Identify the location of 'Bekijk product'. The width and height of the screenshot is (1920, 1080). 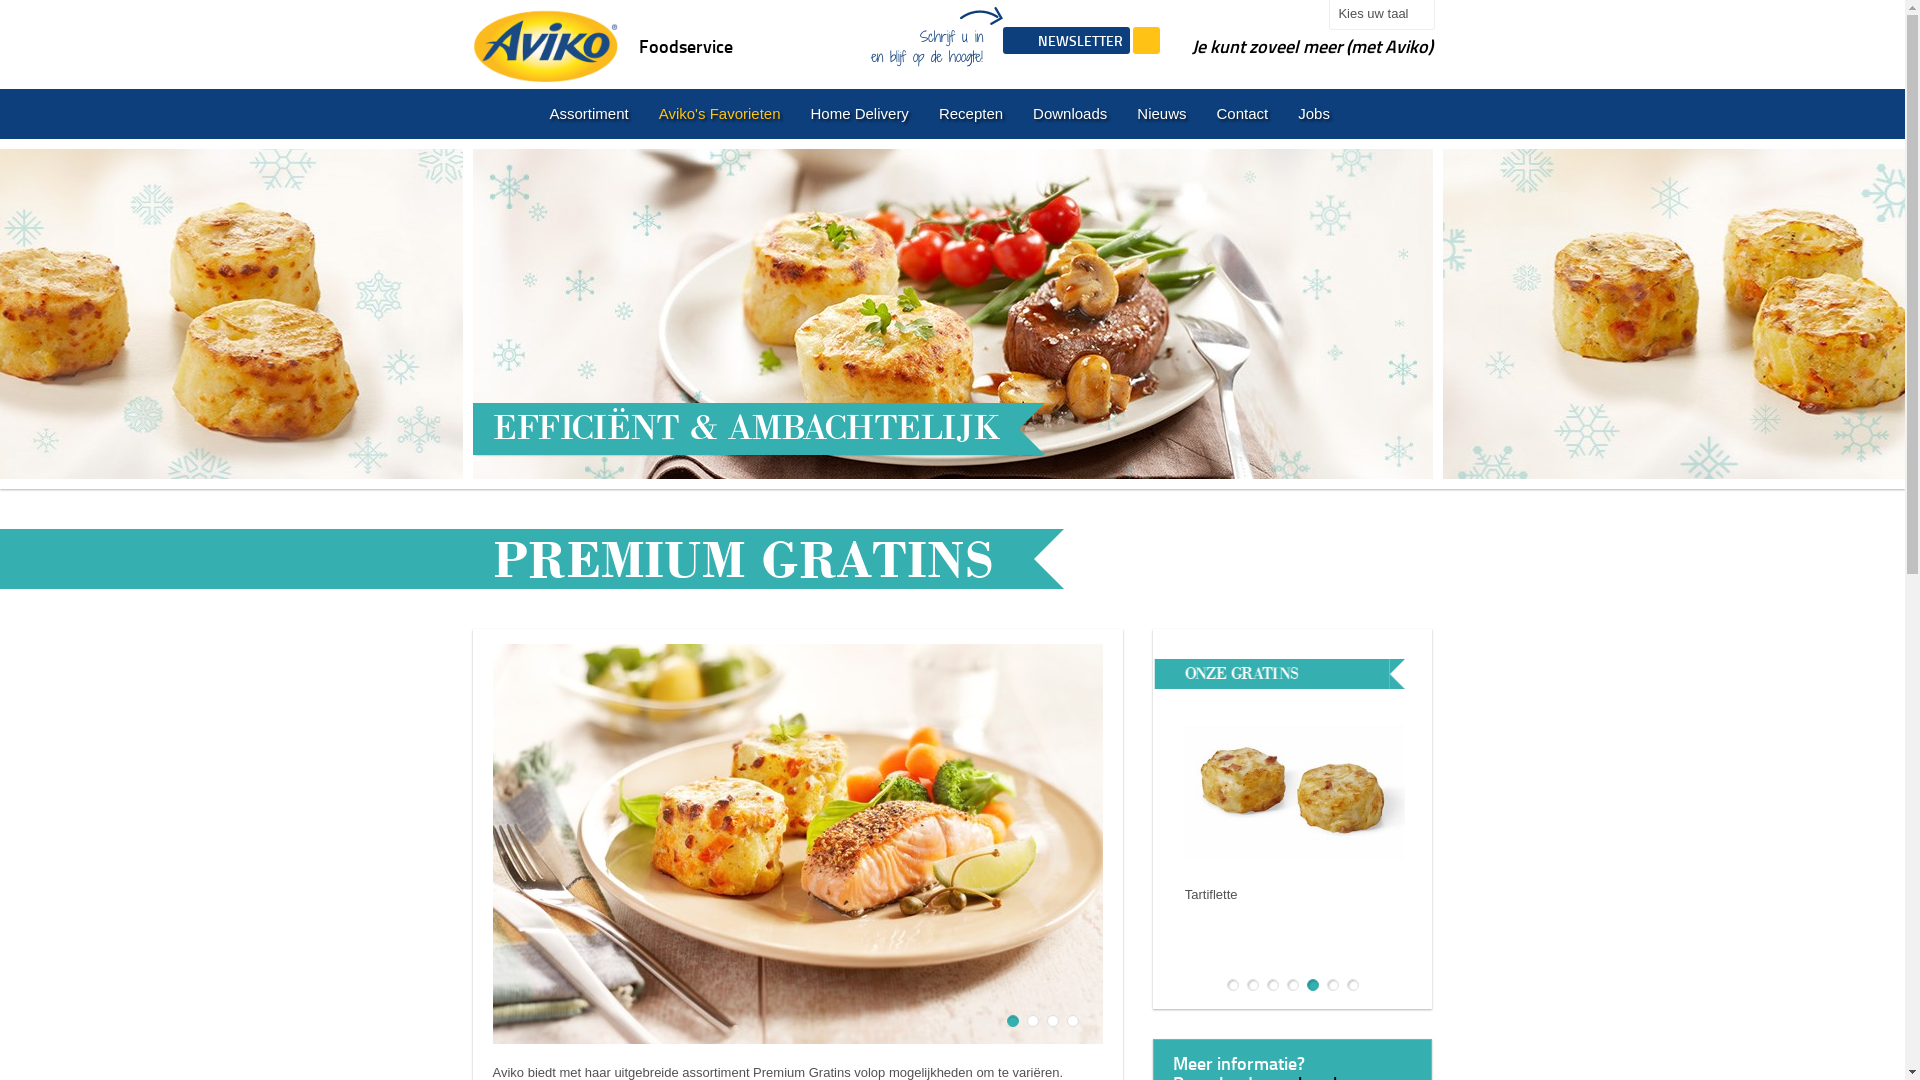
(1250, 937).